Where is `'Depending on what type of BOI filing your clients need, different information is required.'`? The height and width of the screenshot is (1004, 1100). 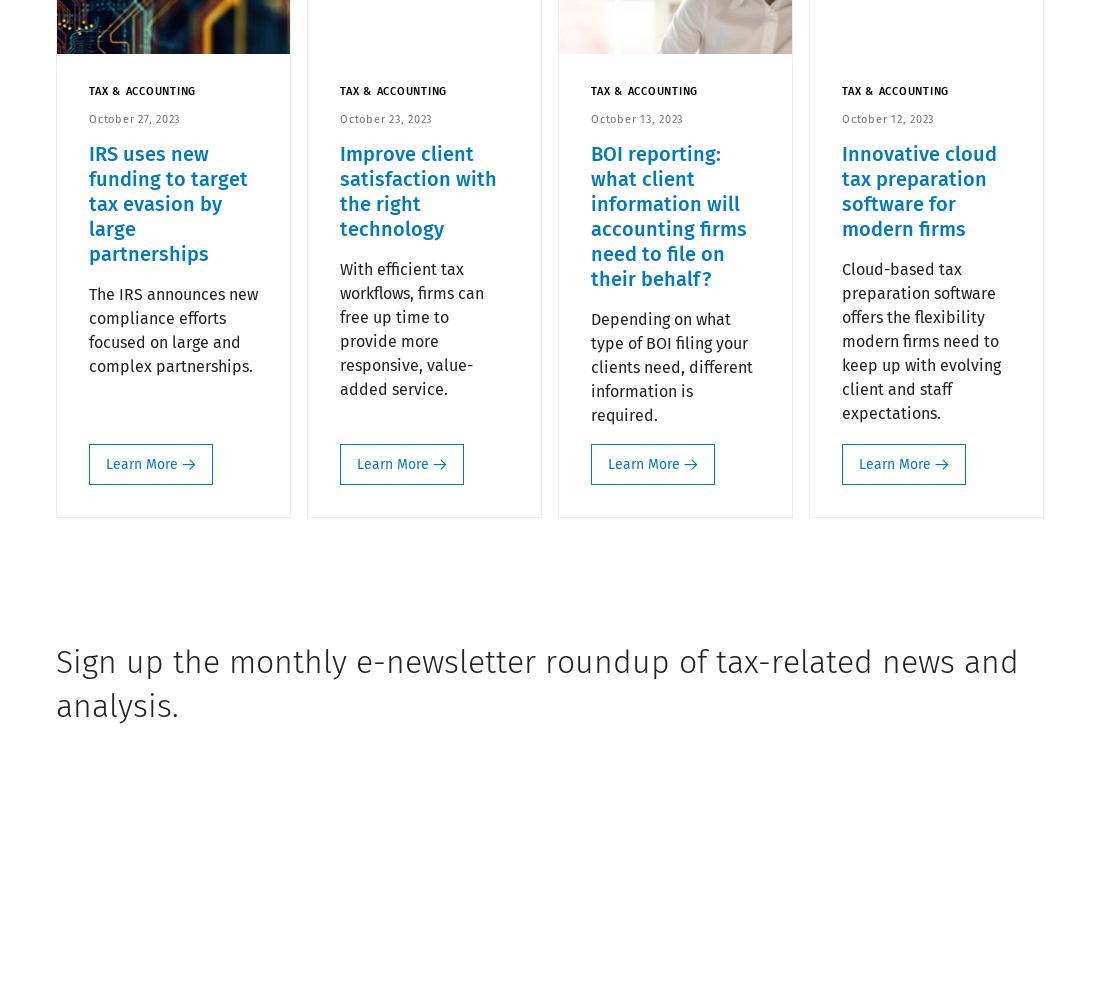
'Depending on what type of BOI filing your clients need, different information is required.' is located at coordinates (590, 366).